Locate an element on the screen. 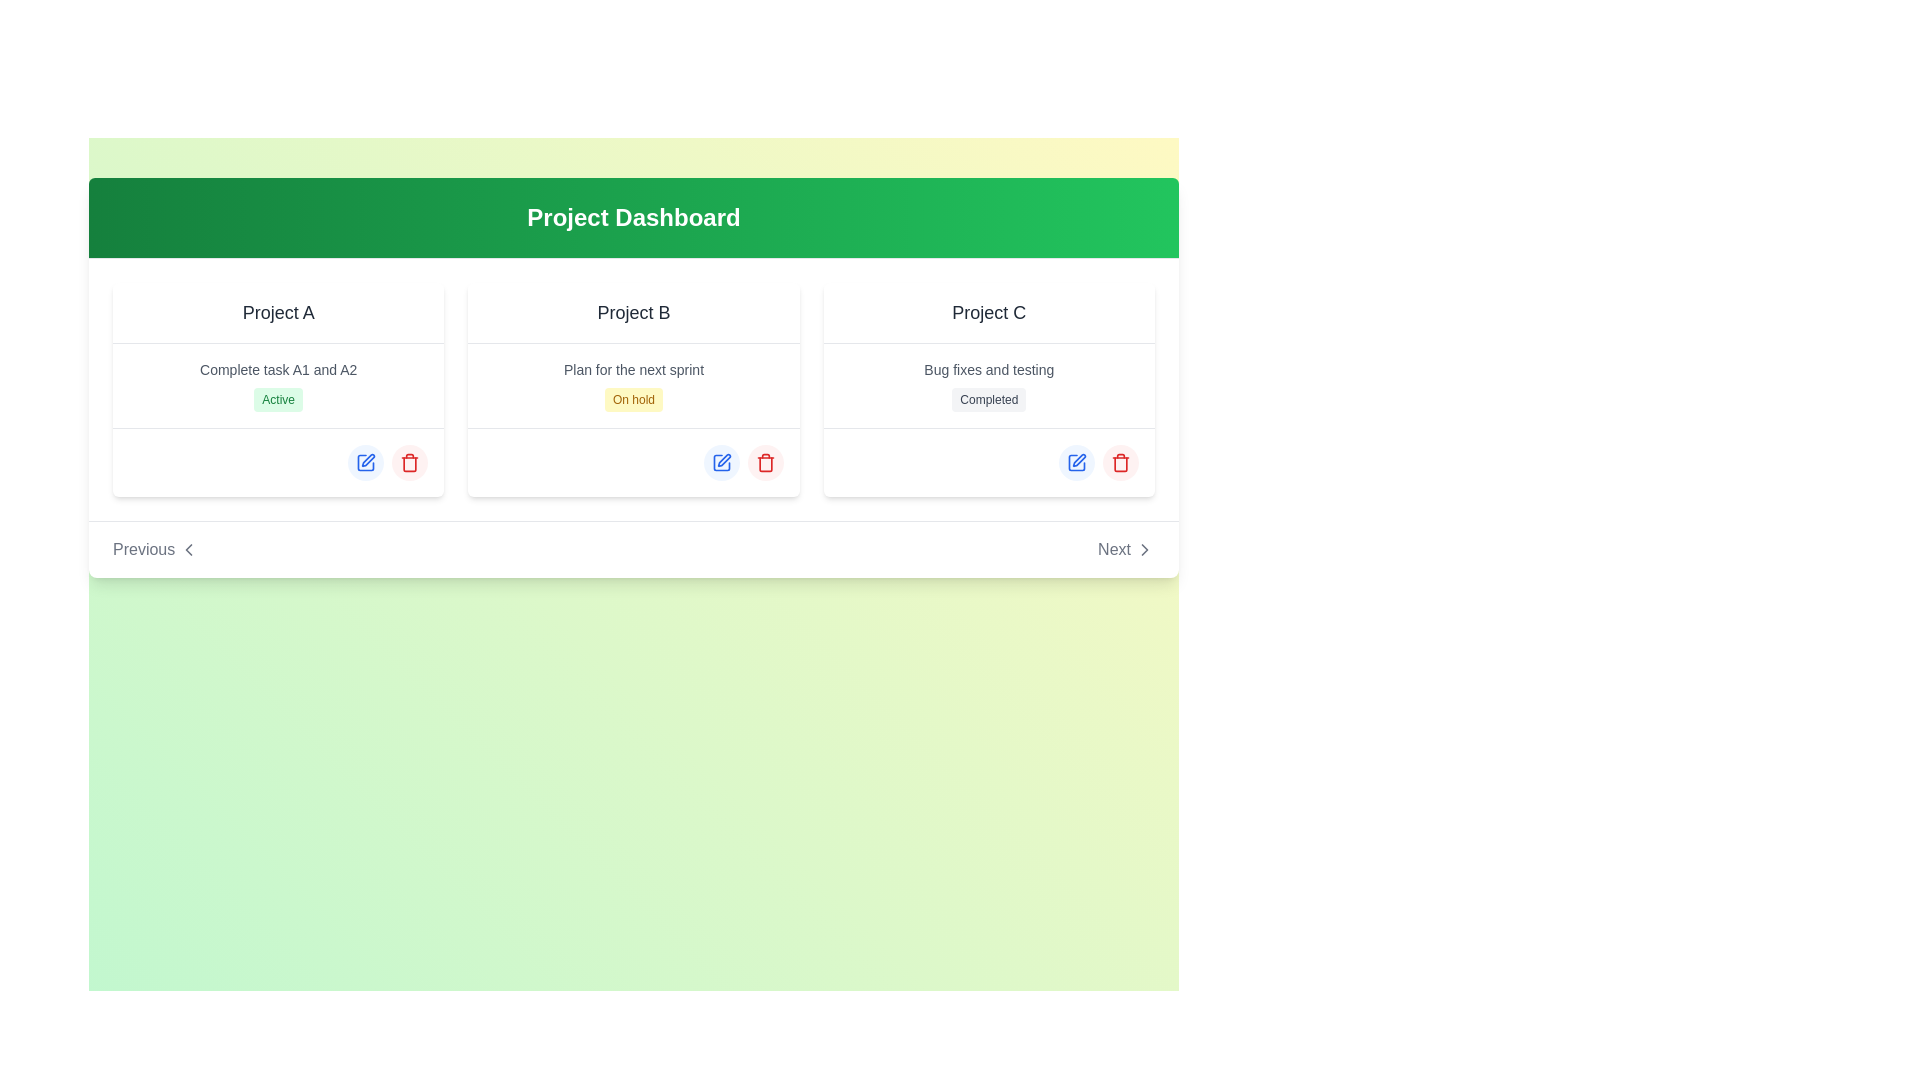 The image size is (1920, 1080). the banner element at the top of the page, which serves as the title or heading for the section is located at coordinates (632, 218).